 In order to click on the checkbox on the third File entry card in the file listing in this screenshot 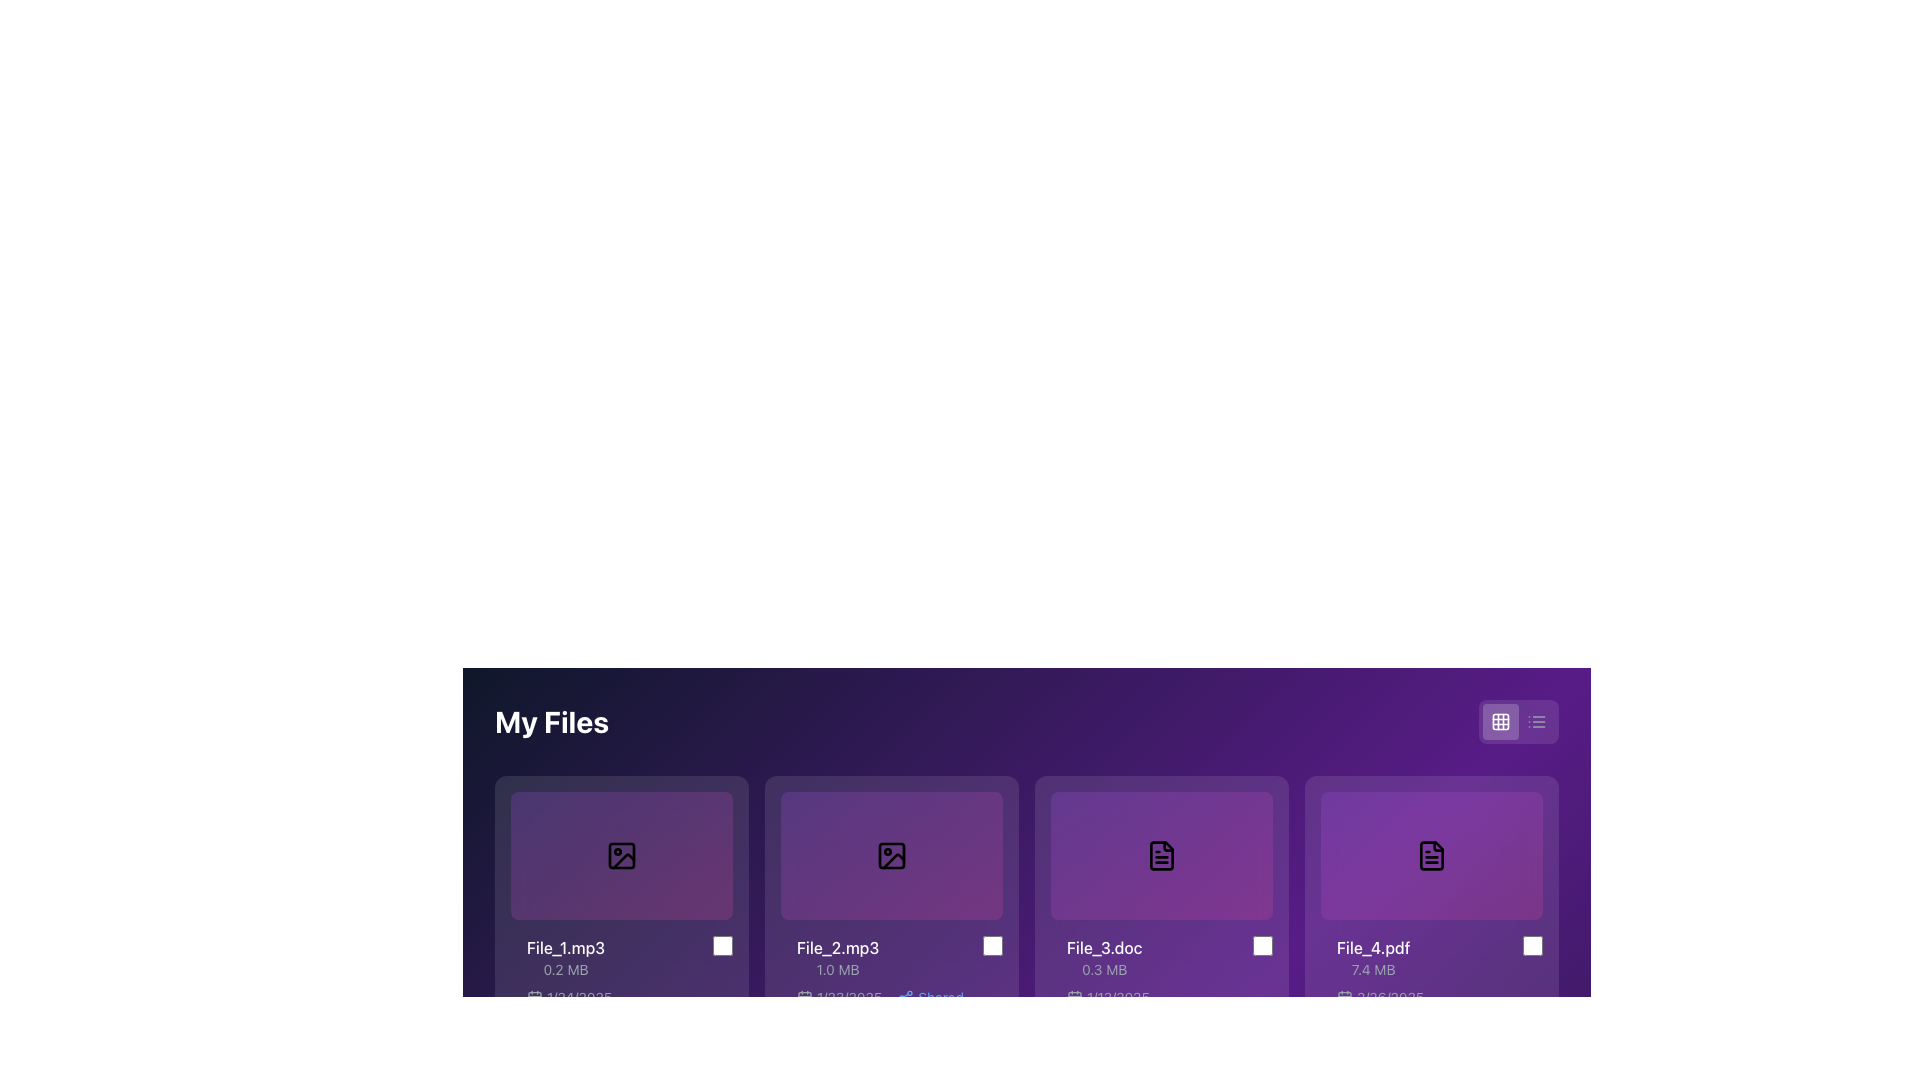, I will do `click(1170, 971)`.